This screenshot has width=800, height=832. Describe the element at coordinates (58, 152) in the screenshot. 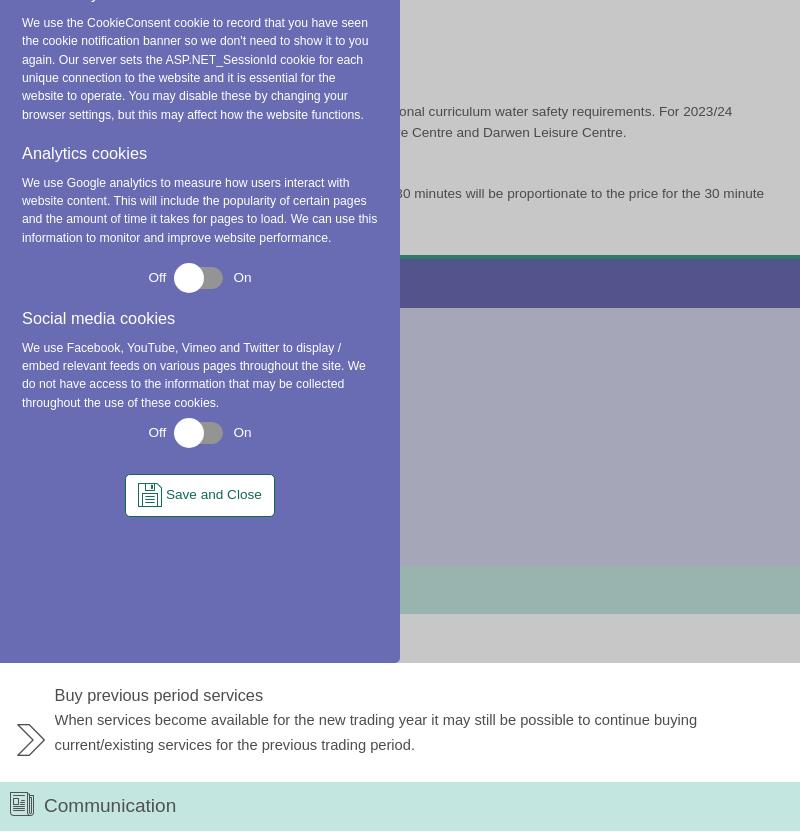

I see `'Publisher'` at that location.